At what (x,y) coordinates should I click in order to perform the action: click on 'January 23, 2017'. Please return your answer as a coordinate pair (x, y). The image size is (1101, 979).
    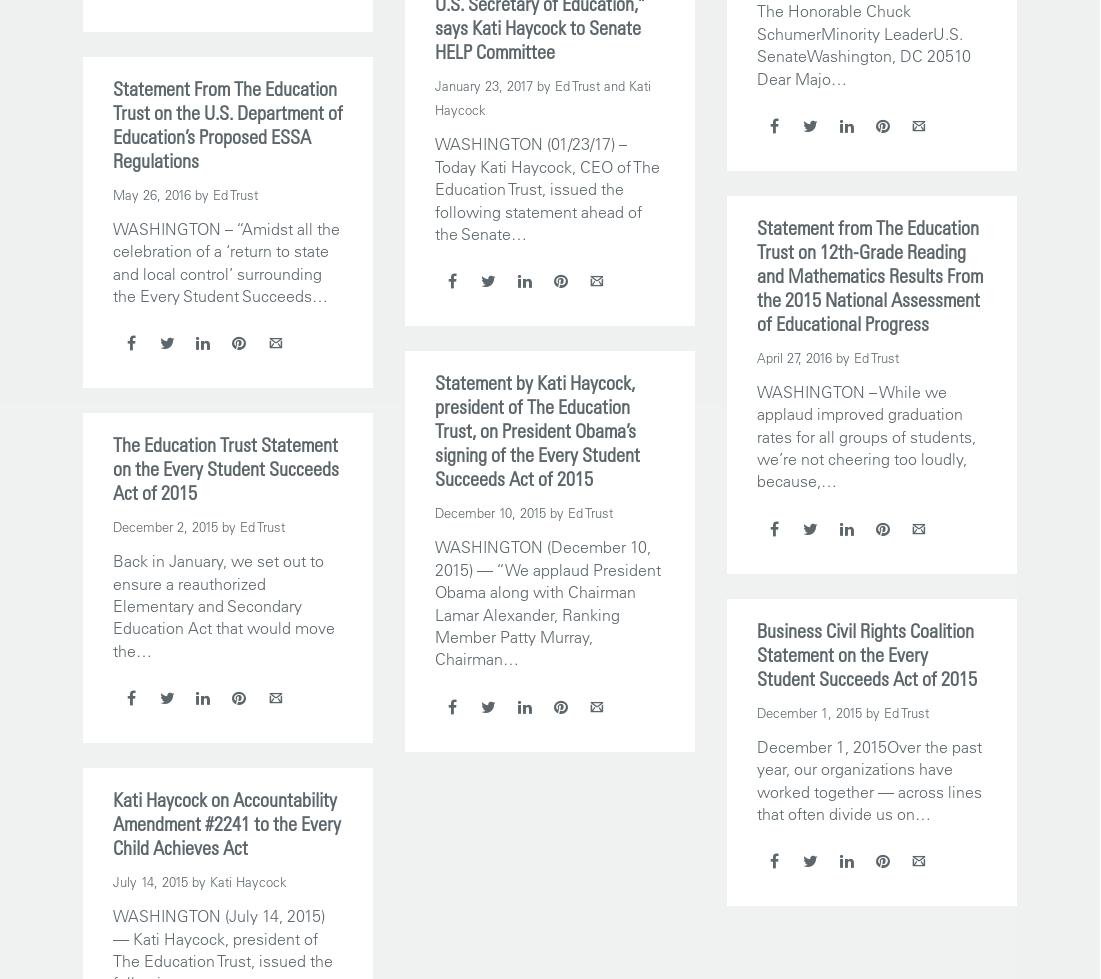
    Looking at the image, I should click on (434, 85).